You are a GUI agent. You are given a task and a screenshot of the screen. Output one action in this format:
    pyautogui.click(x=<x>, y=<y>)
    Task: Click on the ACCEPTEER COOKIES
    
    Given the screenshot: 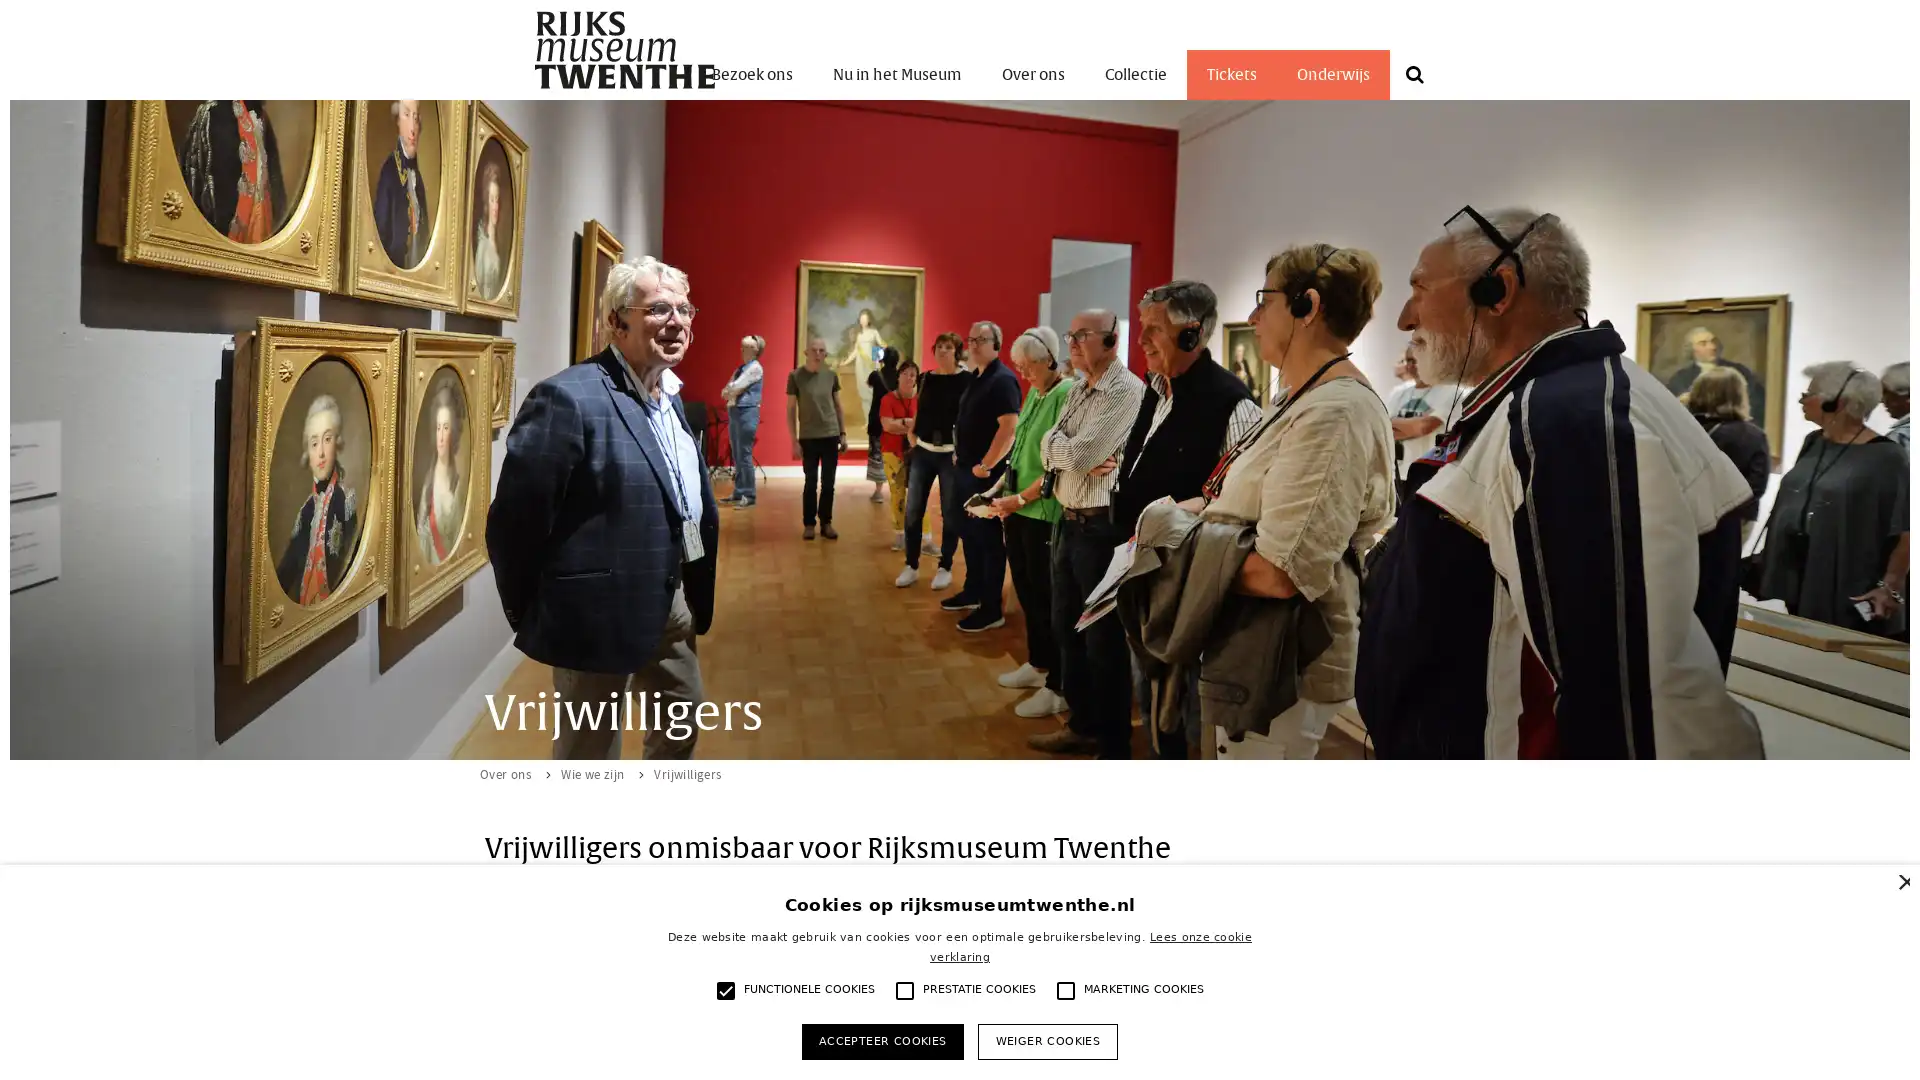 What is the action you would take?
    pyautogui.click(x=881, y=1040)
    